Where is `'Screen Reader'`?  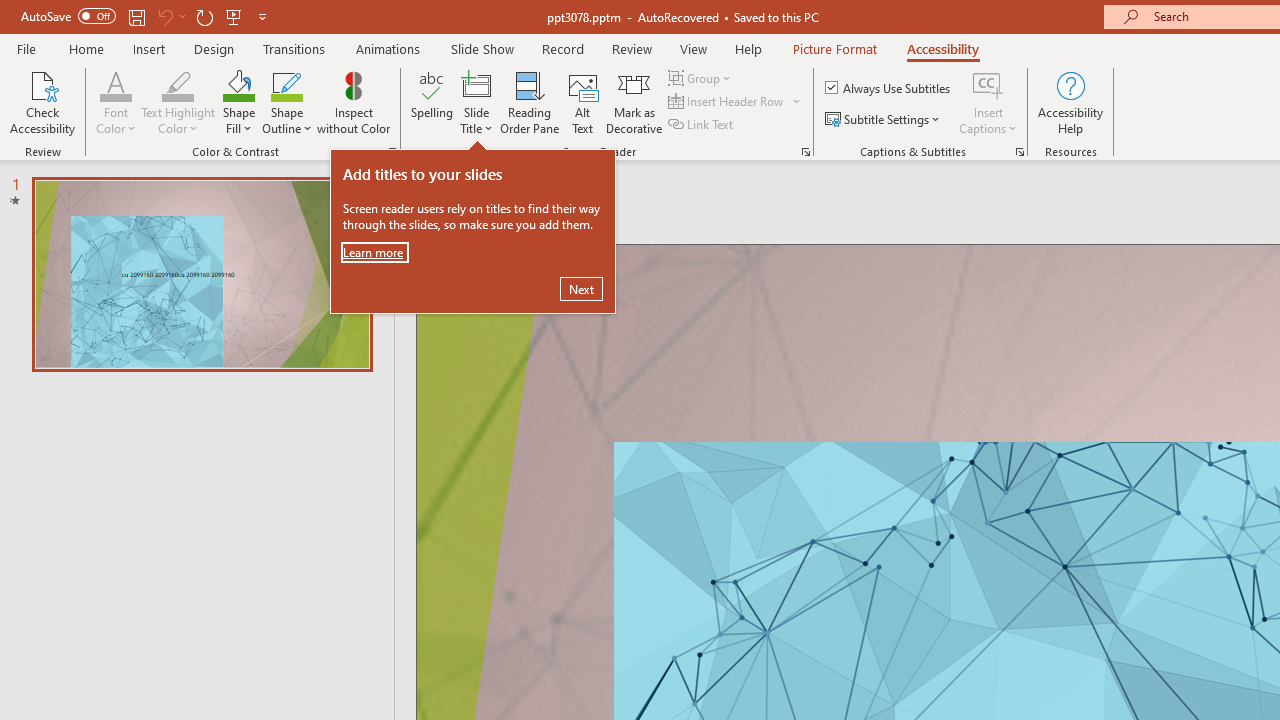 'Screen Reader' is located at coordinates (805, 150).